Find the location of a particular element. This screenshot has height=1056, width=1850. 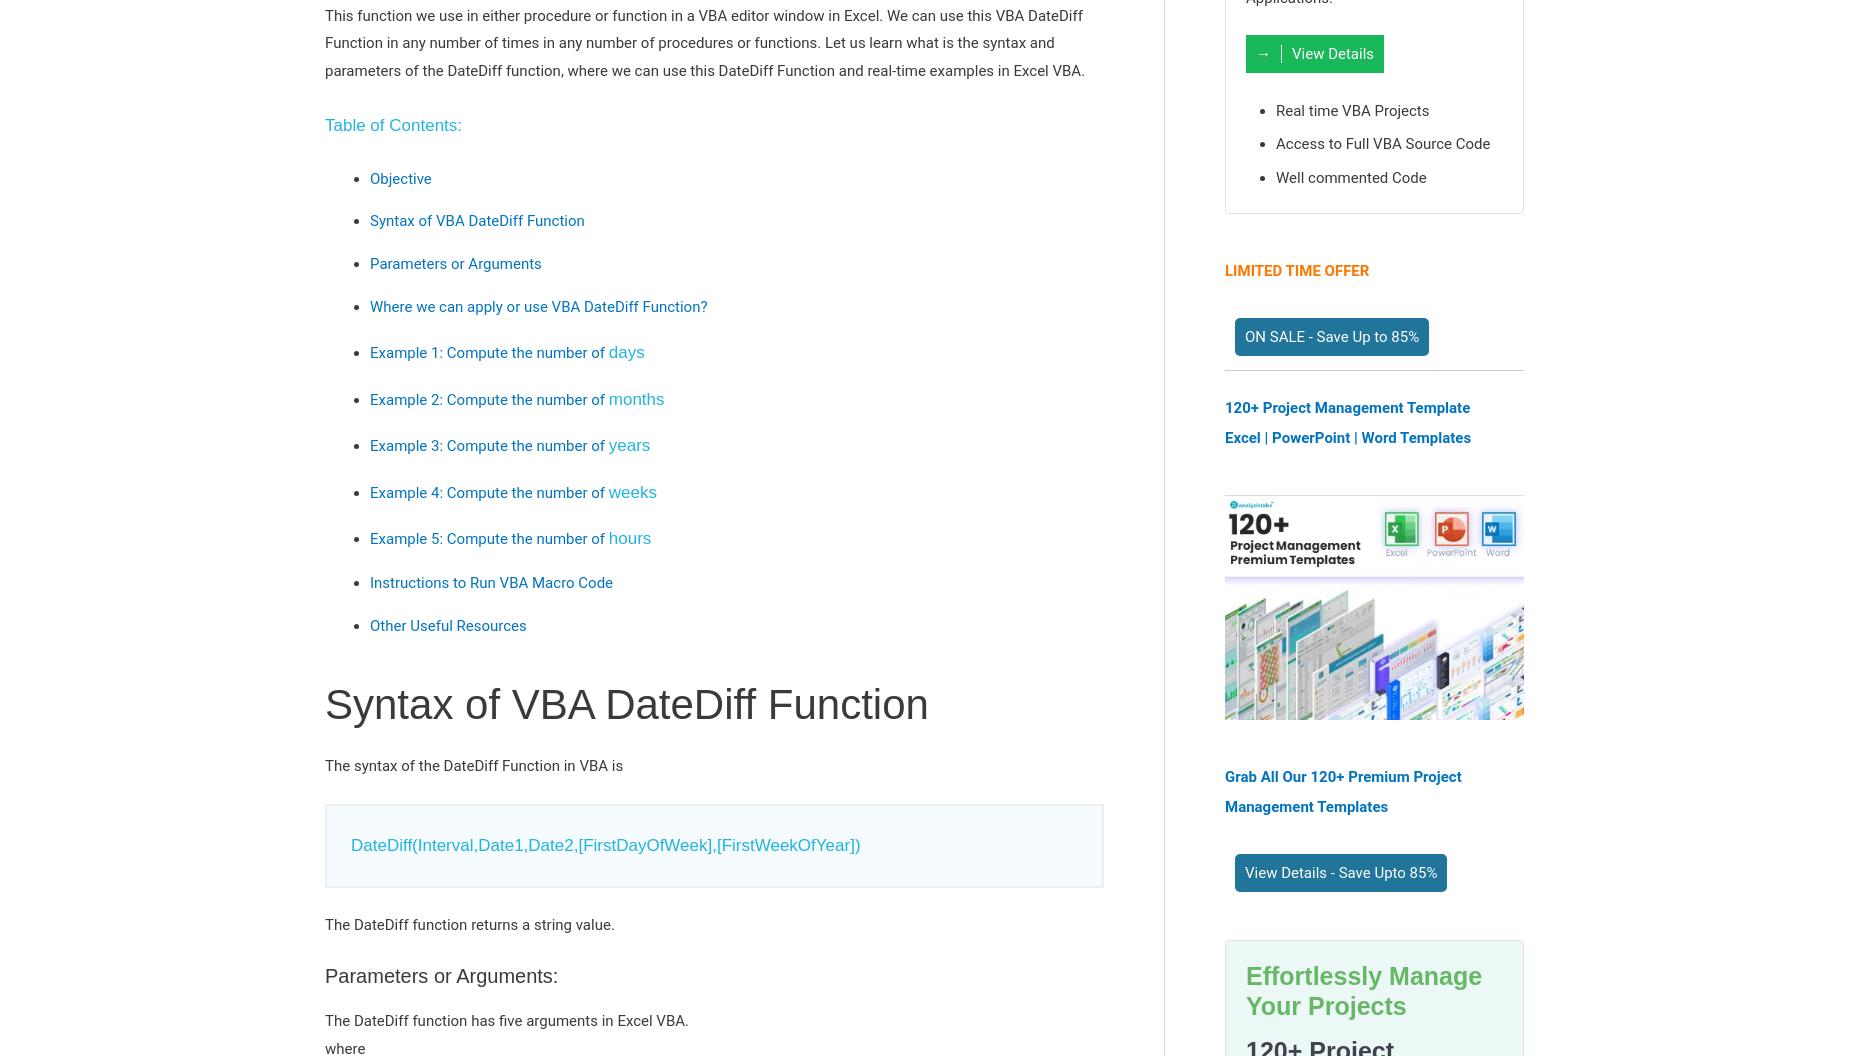

'Table of Contents:' is located at coordinates (392, 124).